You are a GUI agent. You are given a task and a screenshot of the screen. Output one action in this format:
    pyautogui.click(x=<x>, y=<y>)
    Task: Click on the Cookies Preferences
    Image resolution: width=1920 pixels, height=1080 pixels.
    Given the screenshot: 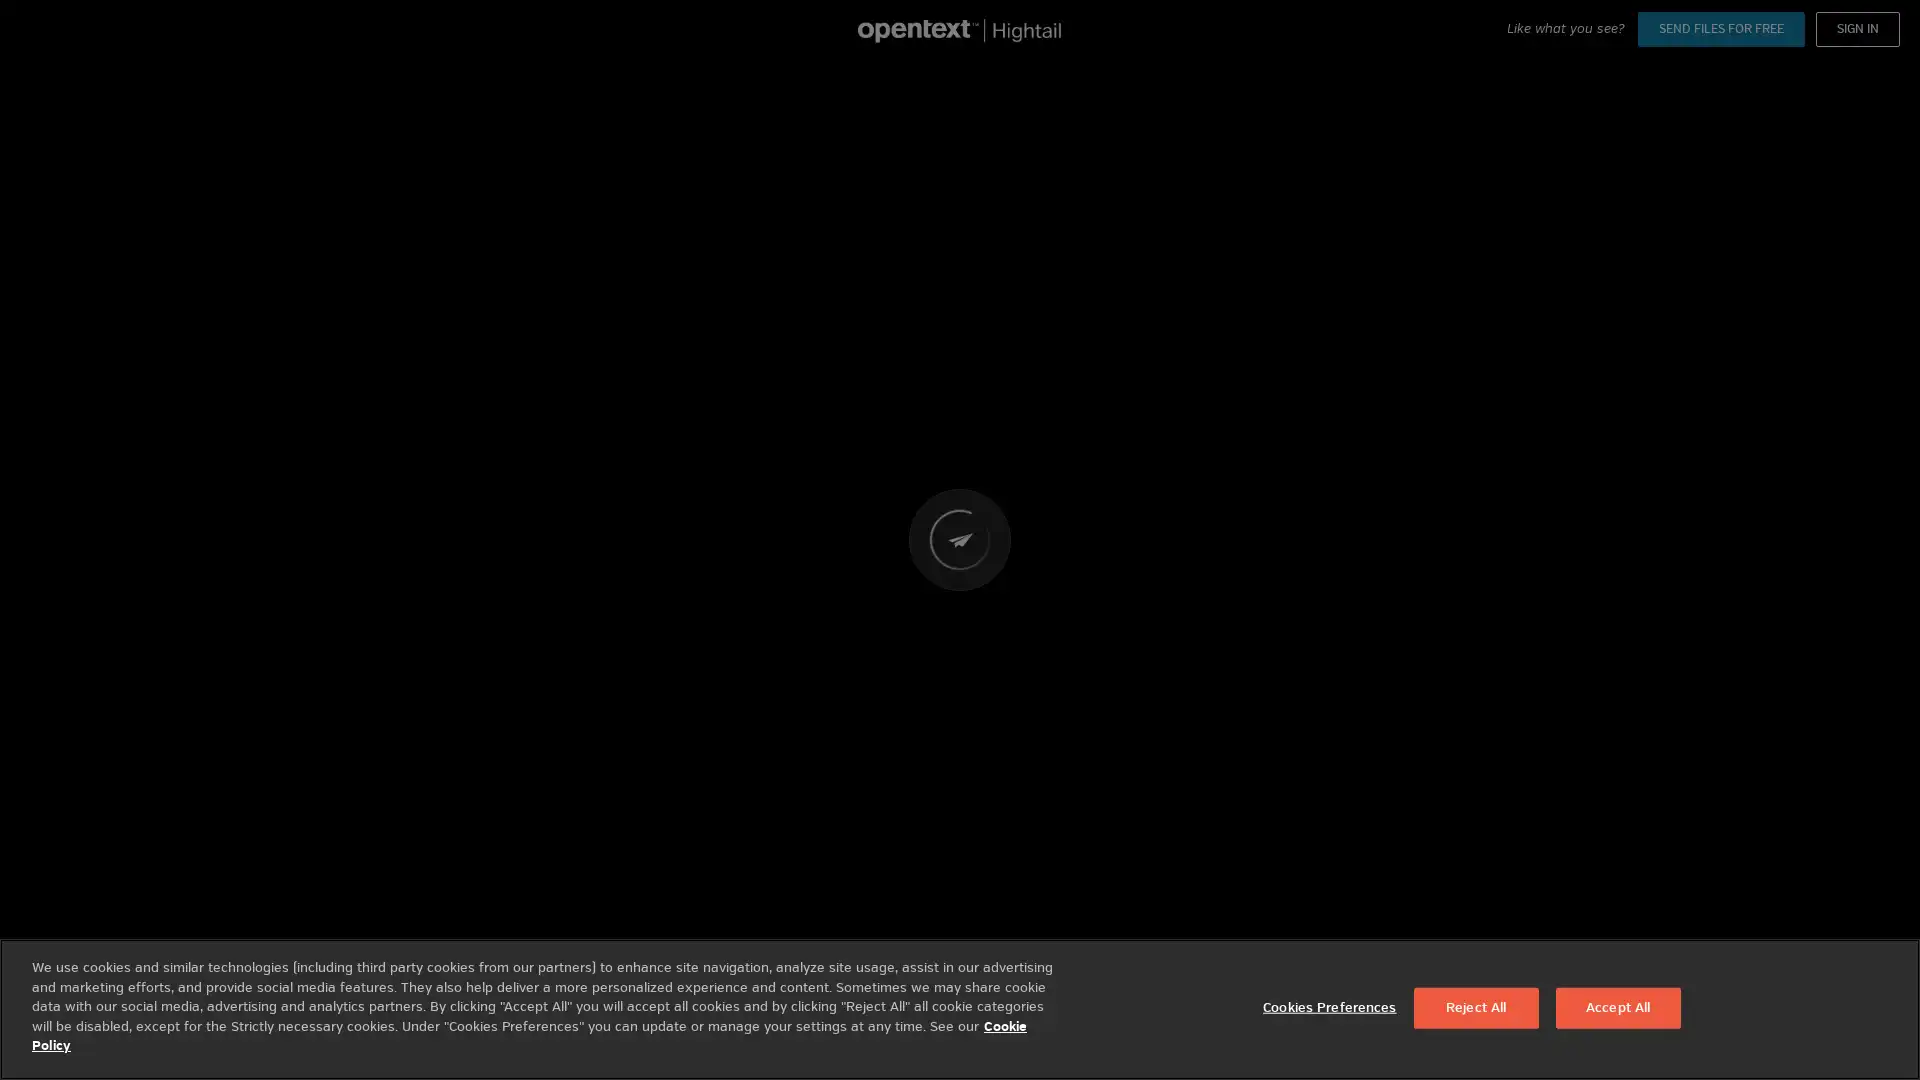 What is the action you would take?
    pyautogui.click(x=1329, y=1007)
    